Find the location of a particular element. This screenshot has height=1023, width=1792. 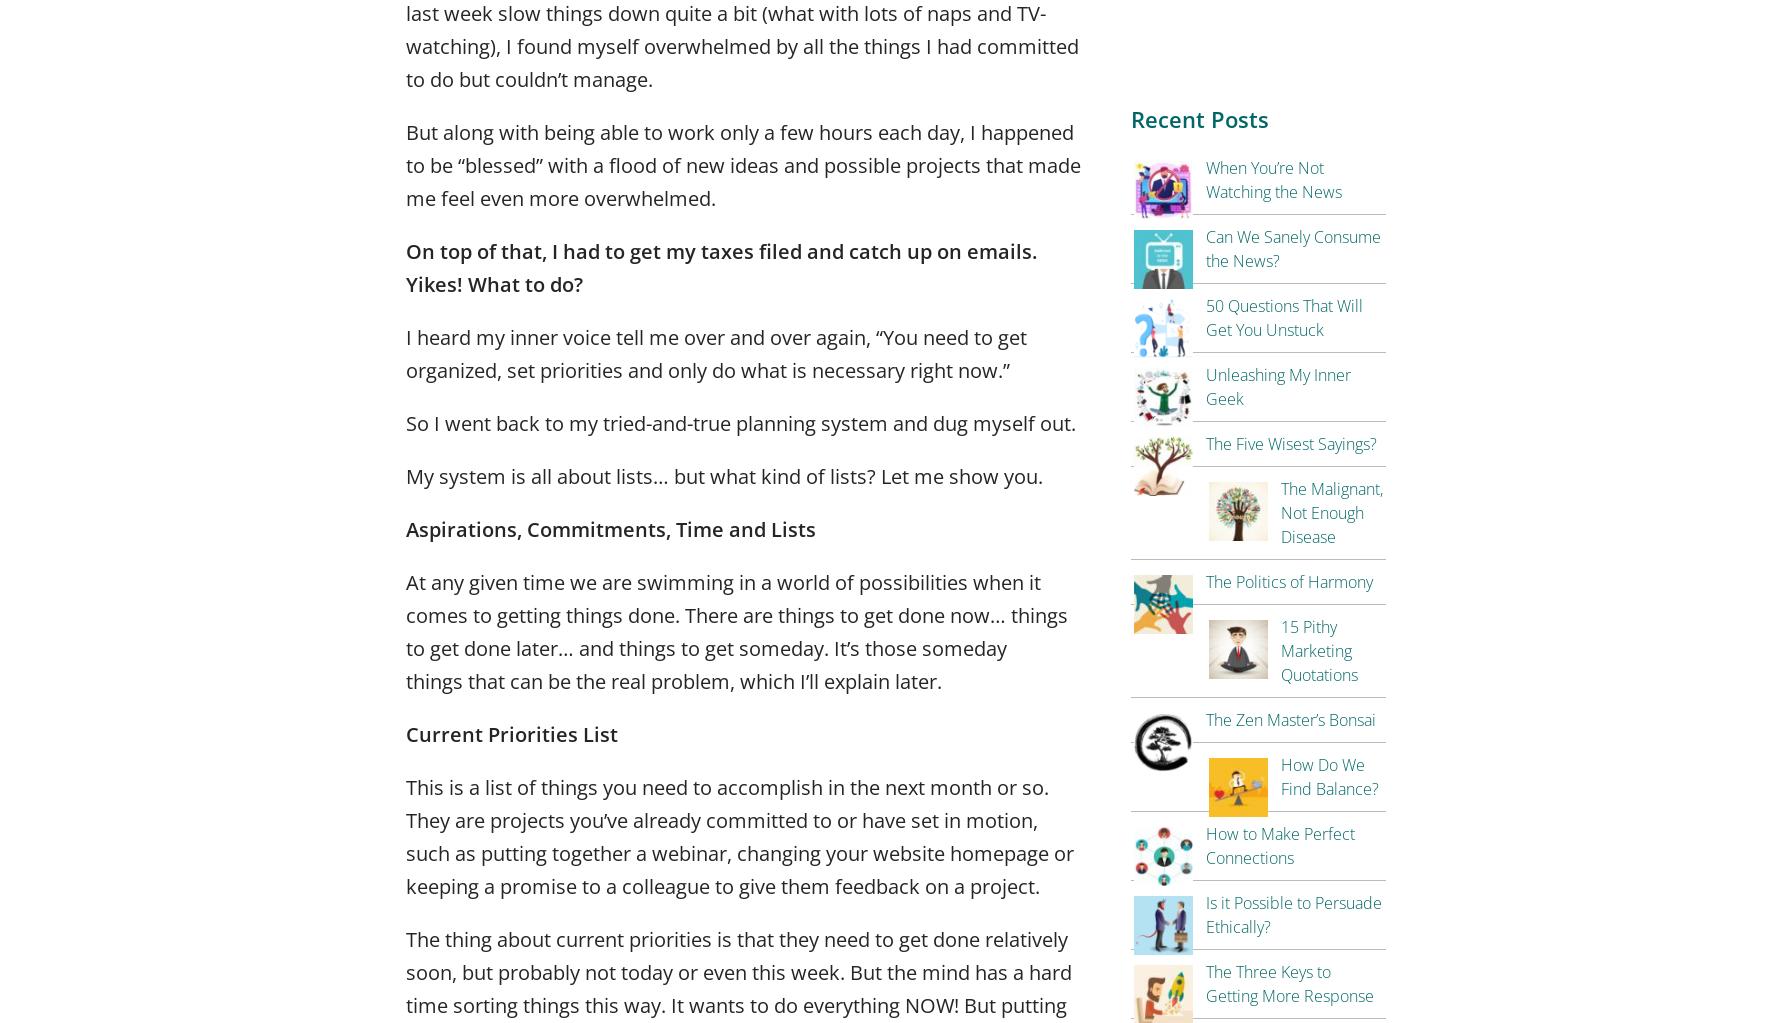

'The Three Keys to Getting More Response' is located at coordinates (1290, 984).